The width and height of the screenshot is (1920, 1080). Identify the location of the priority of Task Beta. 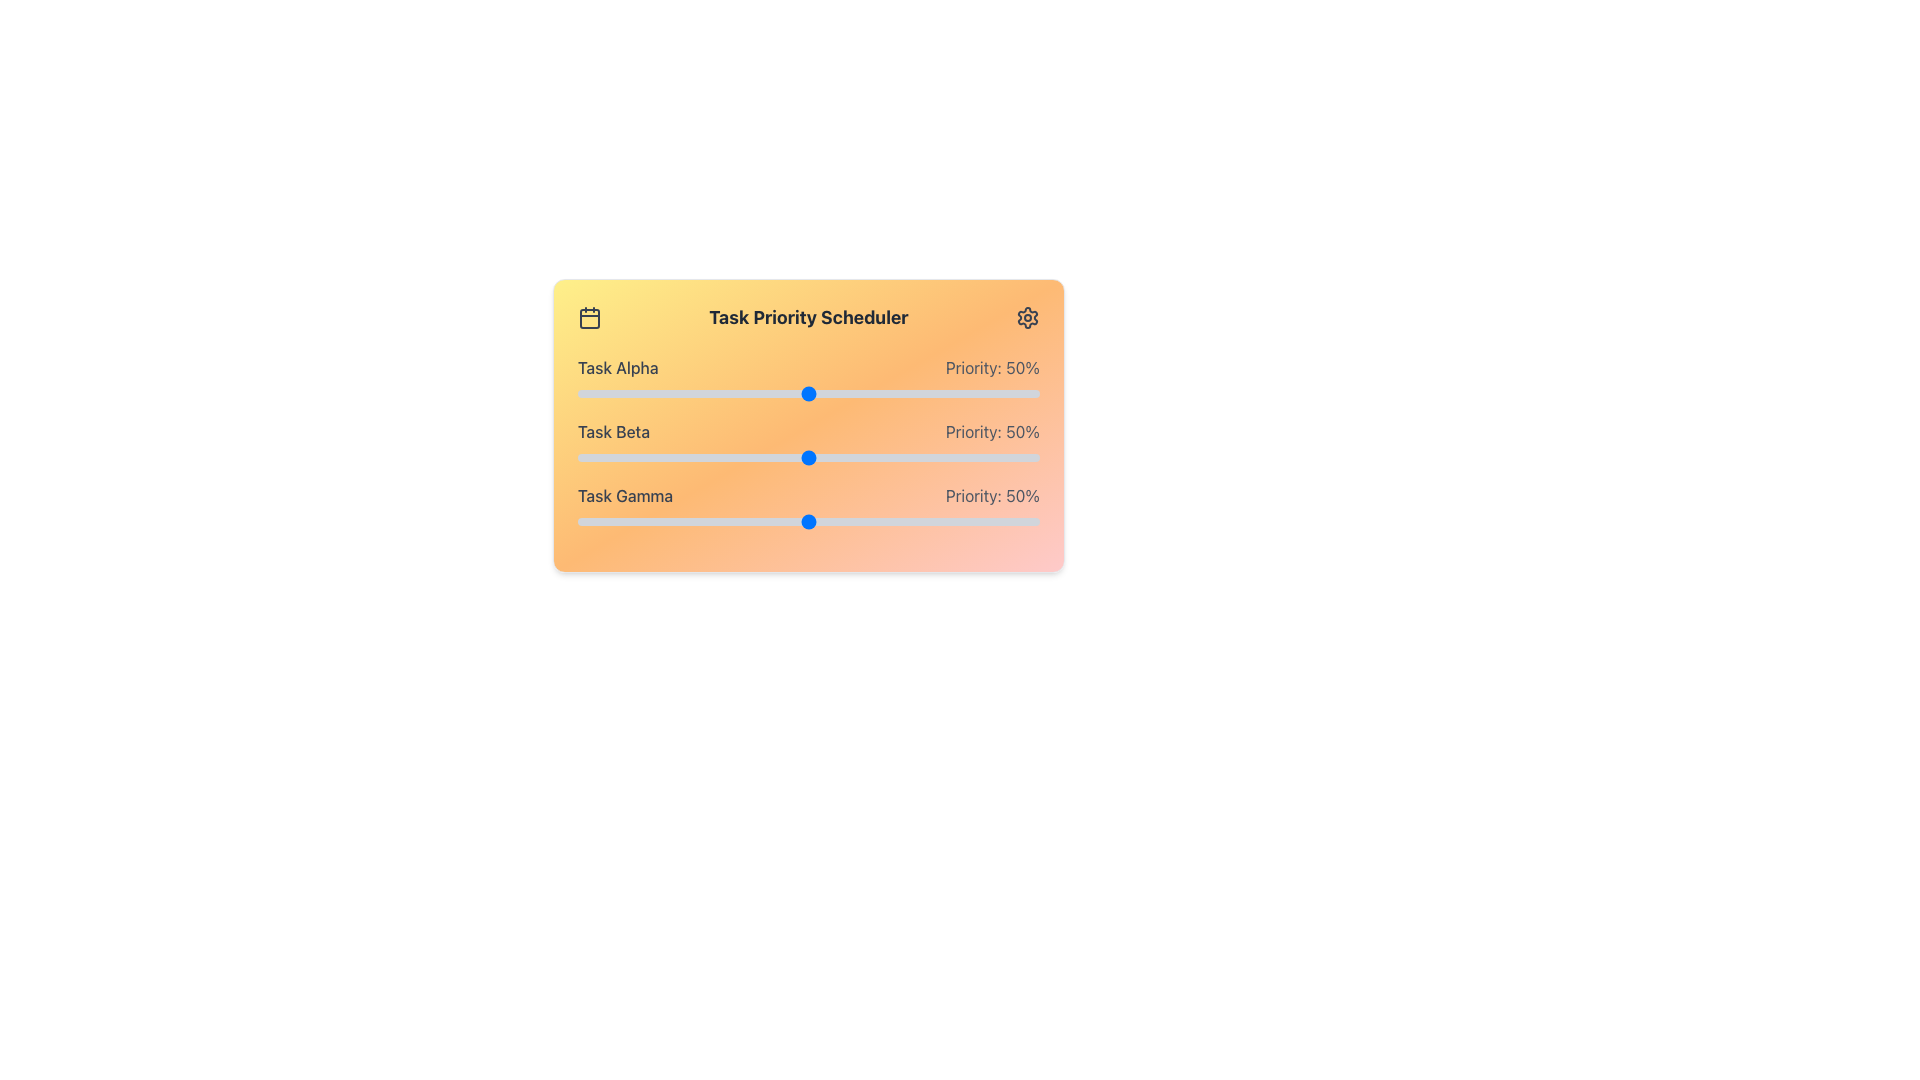
(651, 458).